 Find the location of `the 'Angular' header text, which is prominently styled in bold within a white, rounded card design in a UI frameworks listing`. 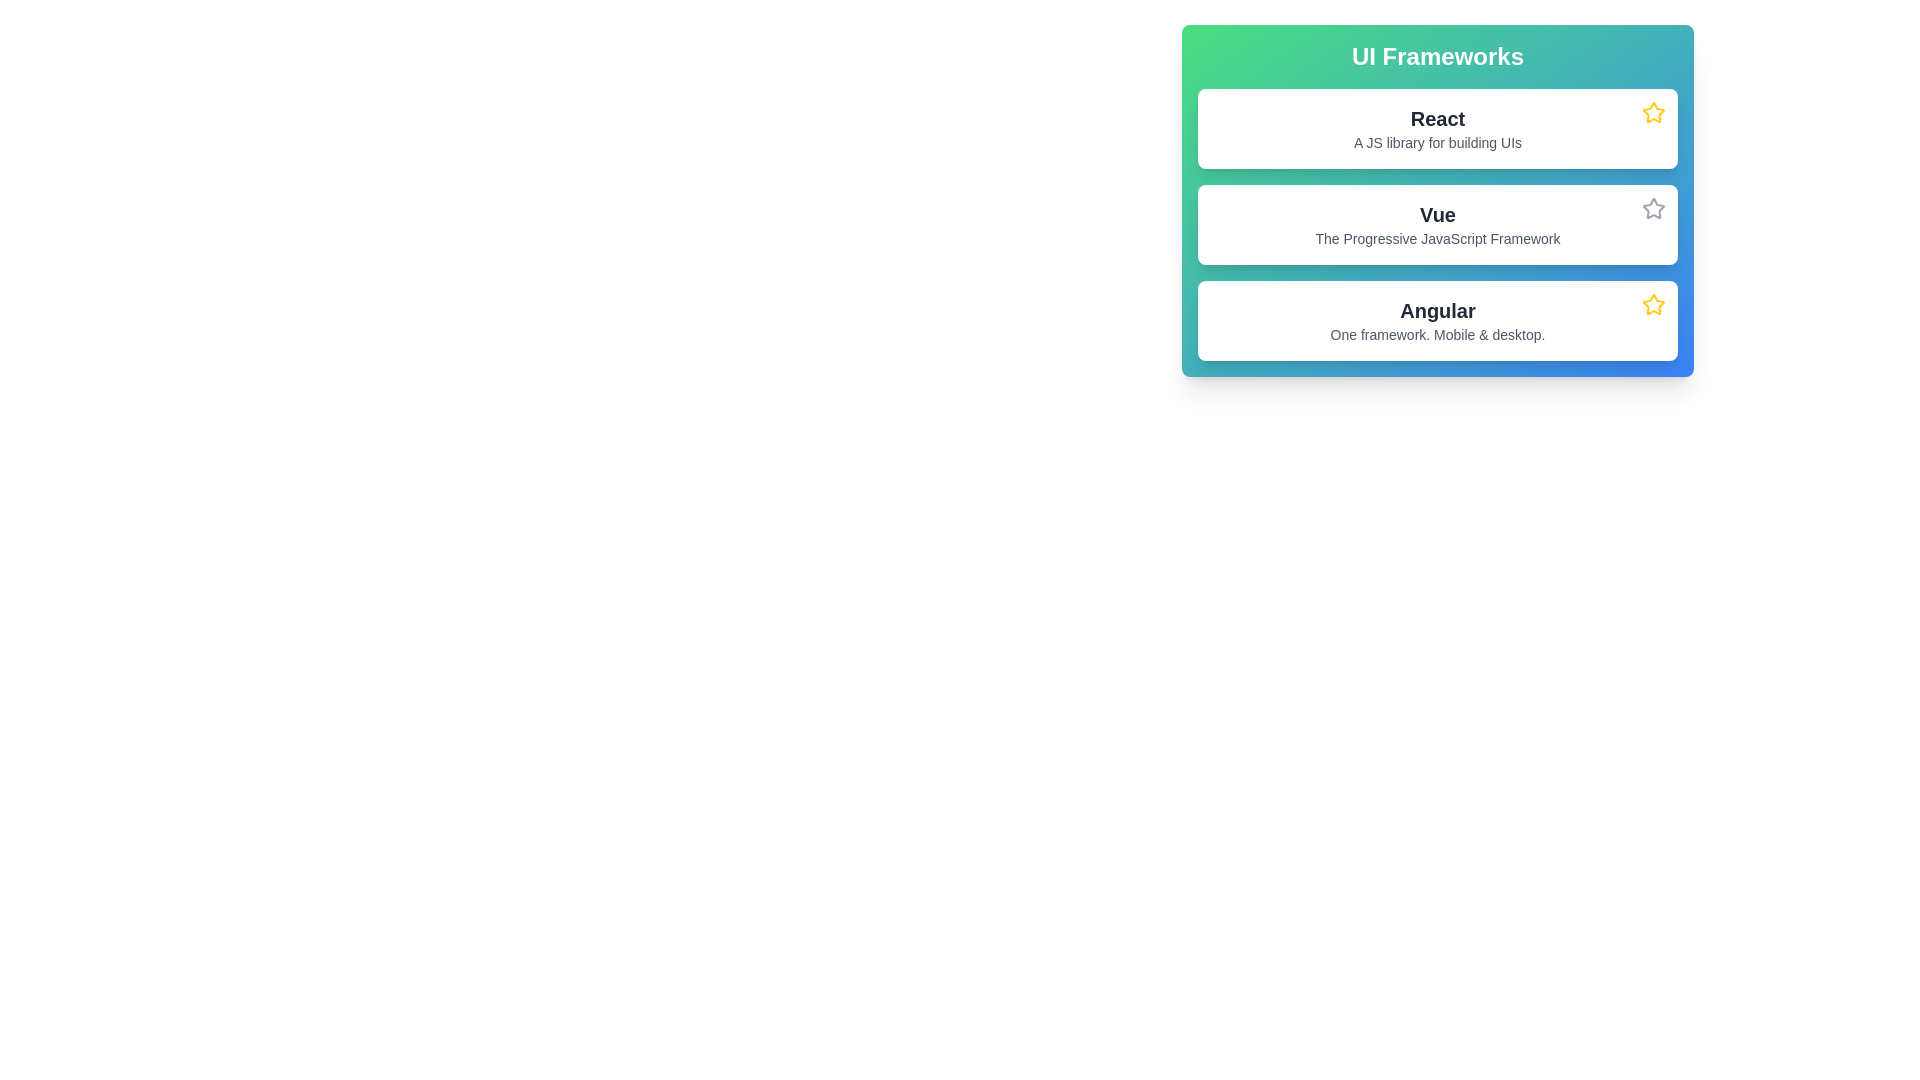

the 'Angular' header text, which is prominently styled in bold within a white, rounded card design in a UI frameworks listing is located at coordinates (1437, 311).